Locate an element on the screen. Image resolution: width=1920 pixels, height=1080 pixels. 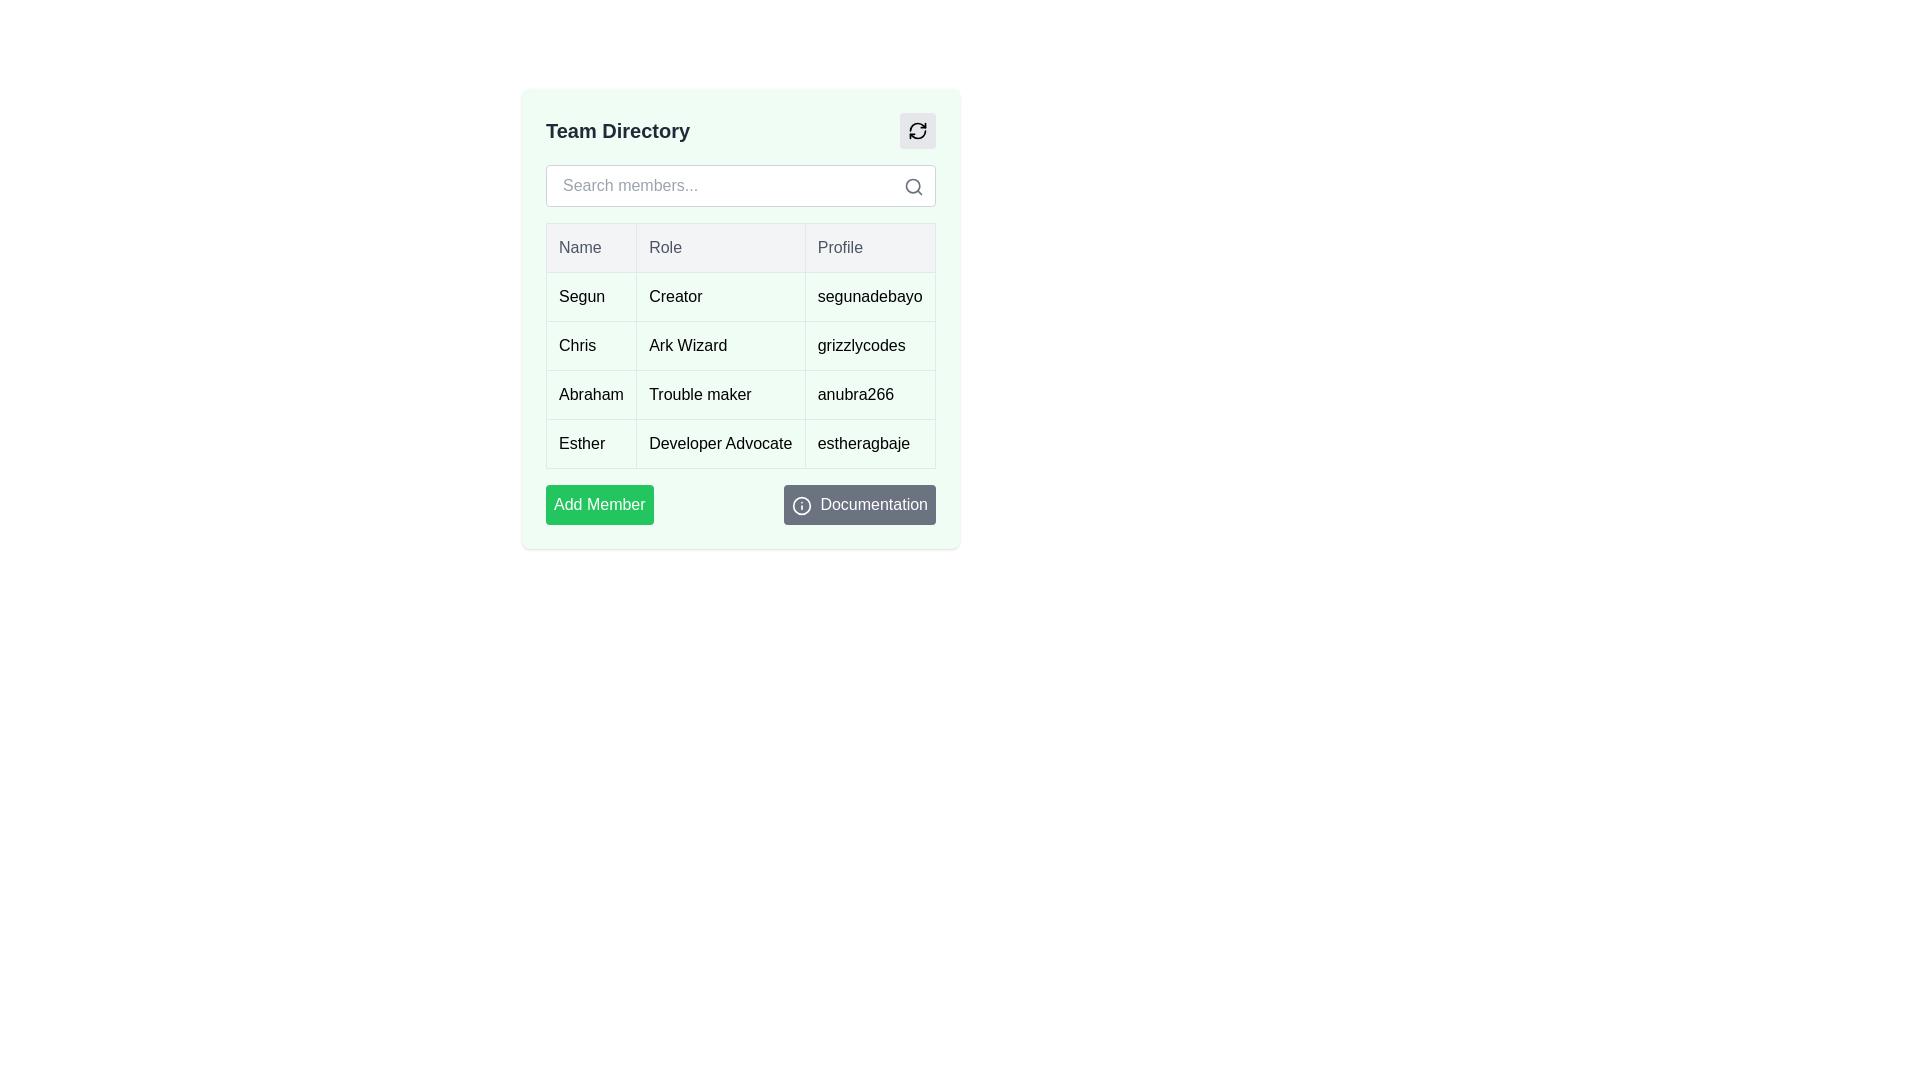
the text label in the first column of the third row under the 'Name' header in the directory list is located at coordinates (590, 394).